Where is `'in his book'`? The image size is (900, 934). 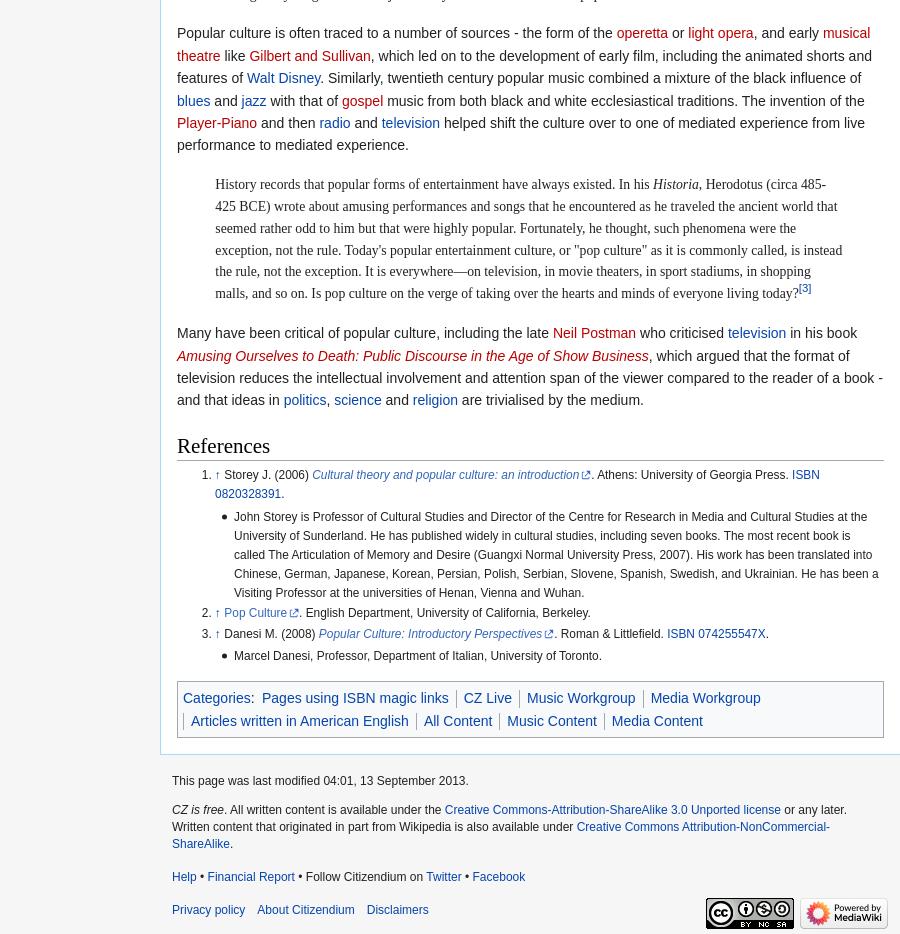
'in his book' is located at coordinates (821, 332).